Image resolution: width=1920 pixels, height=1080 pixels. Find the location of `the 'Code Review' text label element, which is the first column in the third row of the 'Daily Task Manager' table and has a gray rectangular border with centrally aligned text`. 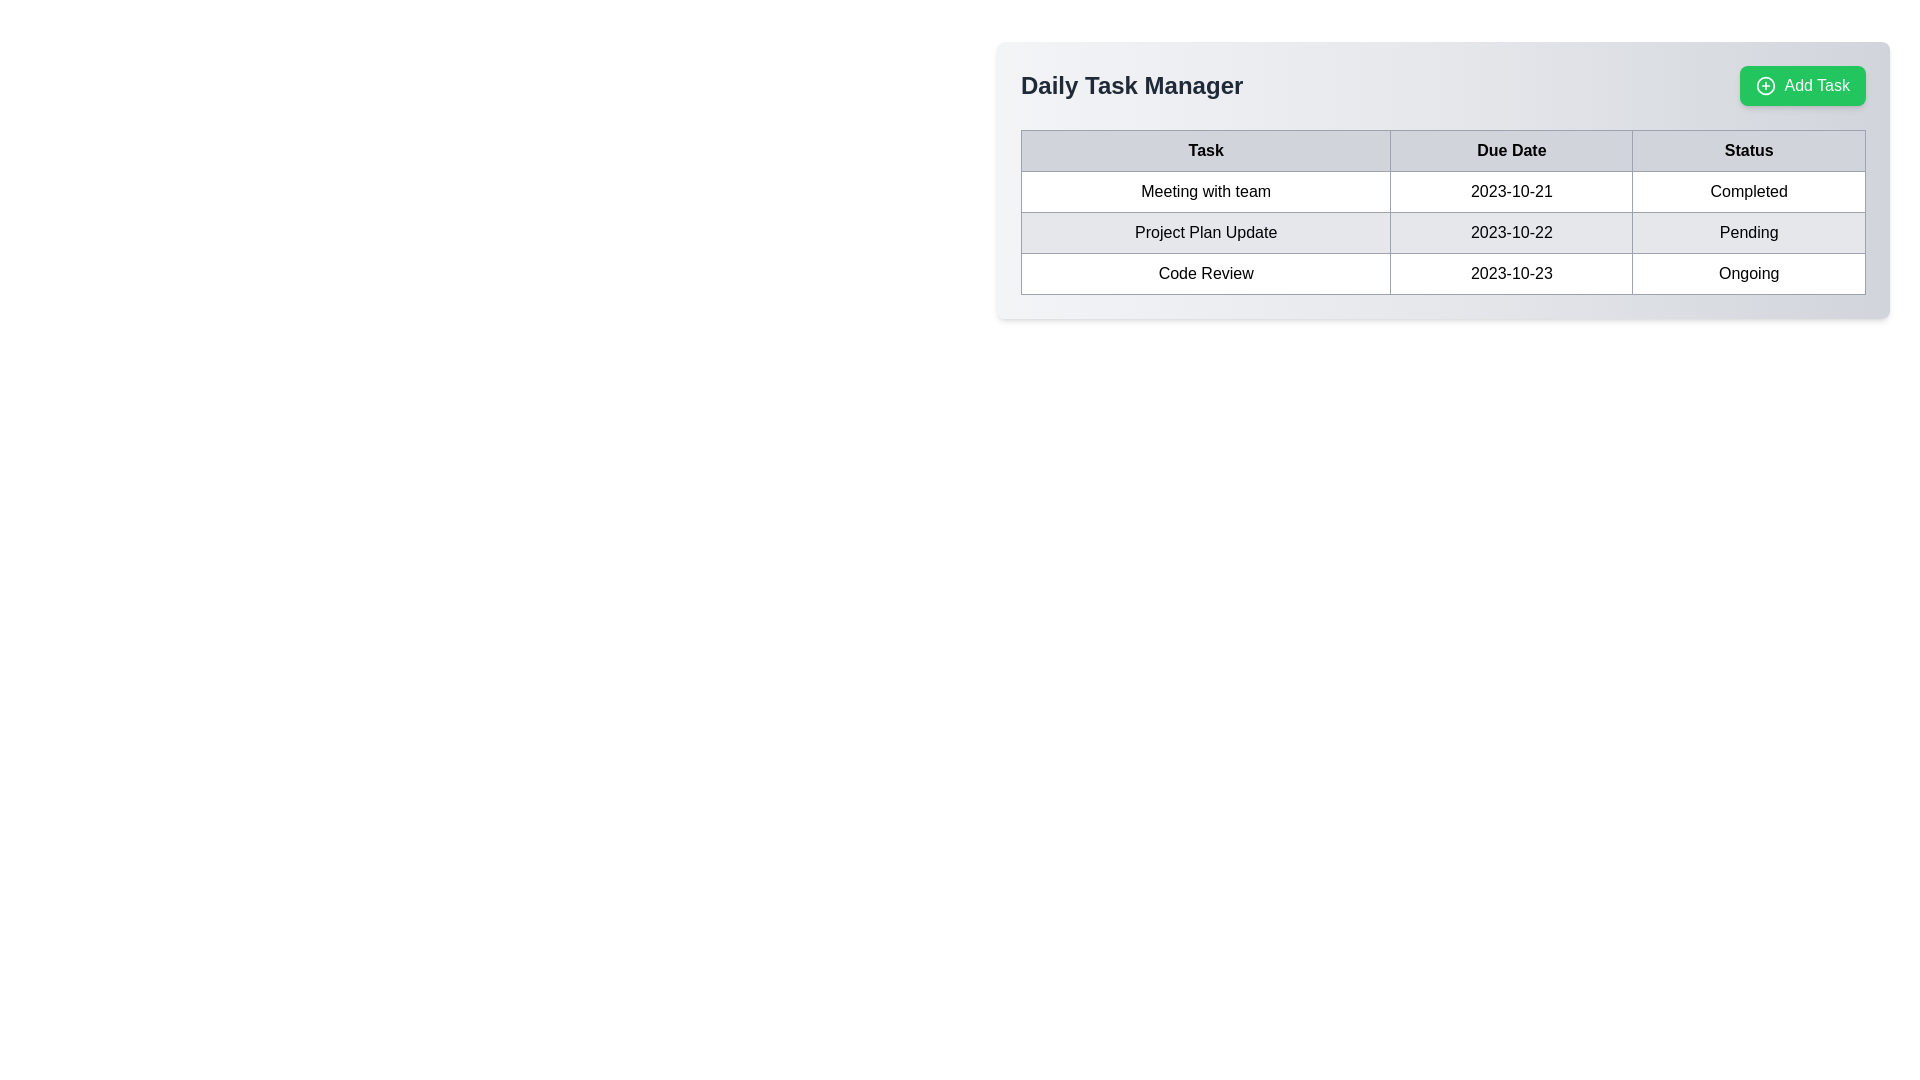

the 'Code Review' text label element, which is the first column in the third row of the 'Daily Task Manager' table and has a gray rectangular border with centrally aligned text is located at coordinates (1205, 273).